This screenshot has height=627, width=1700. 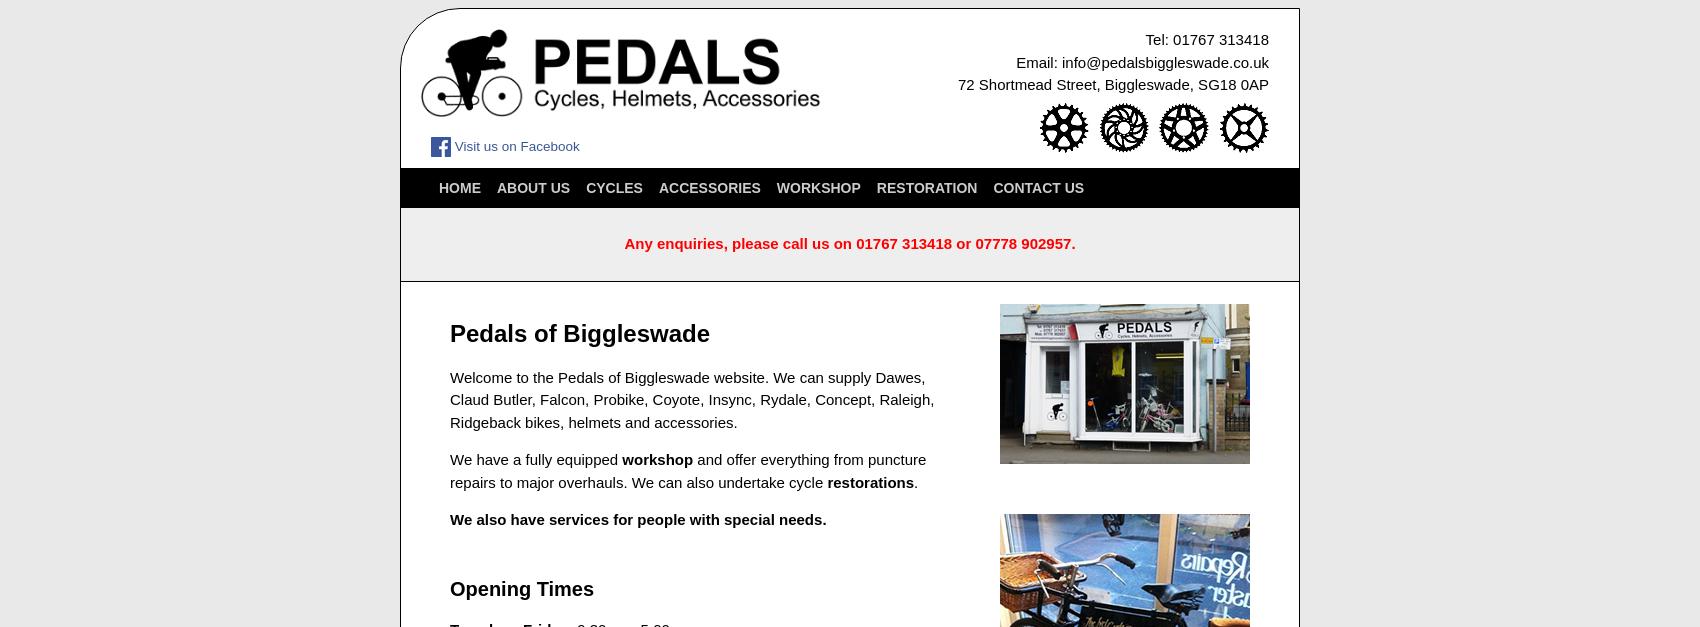 I want to click on 'About Us', so click(x=532, y=186).